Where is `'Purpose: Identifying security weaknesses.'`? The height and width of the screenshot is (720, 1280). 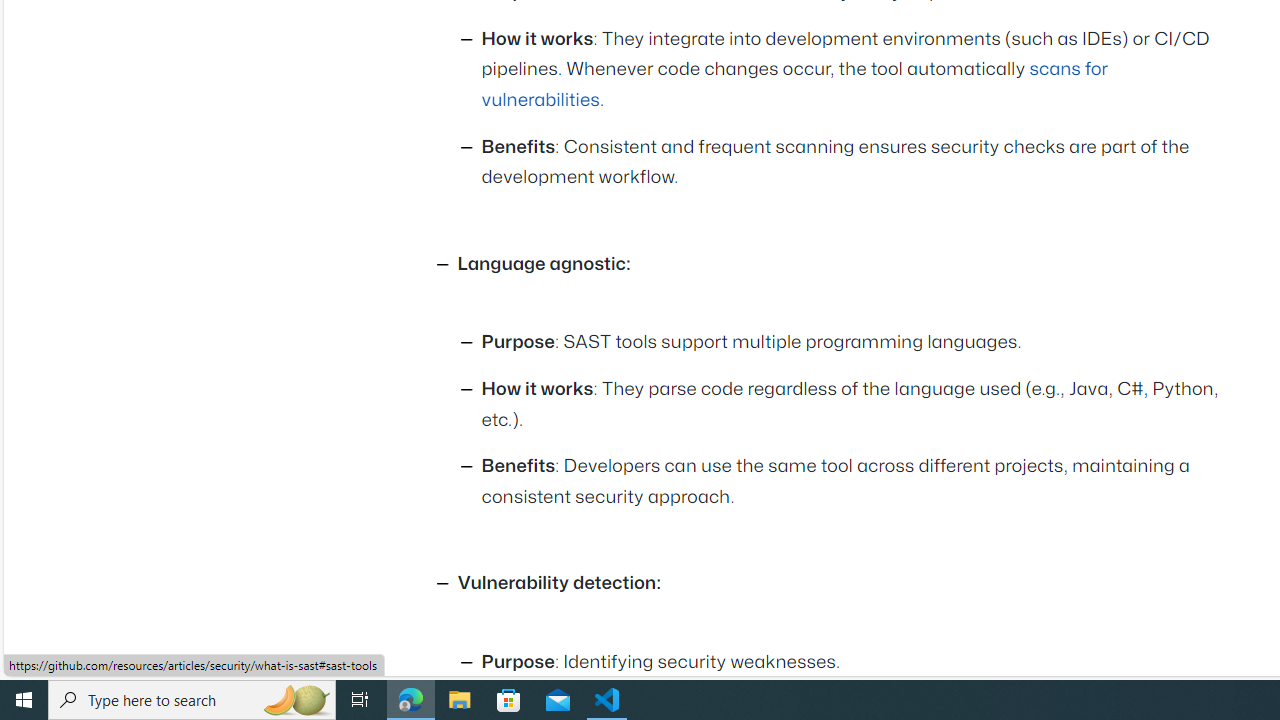
'Purpose: Identifying security weaknesses.' is located at coordinates (855, 663).